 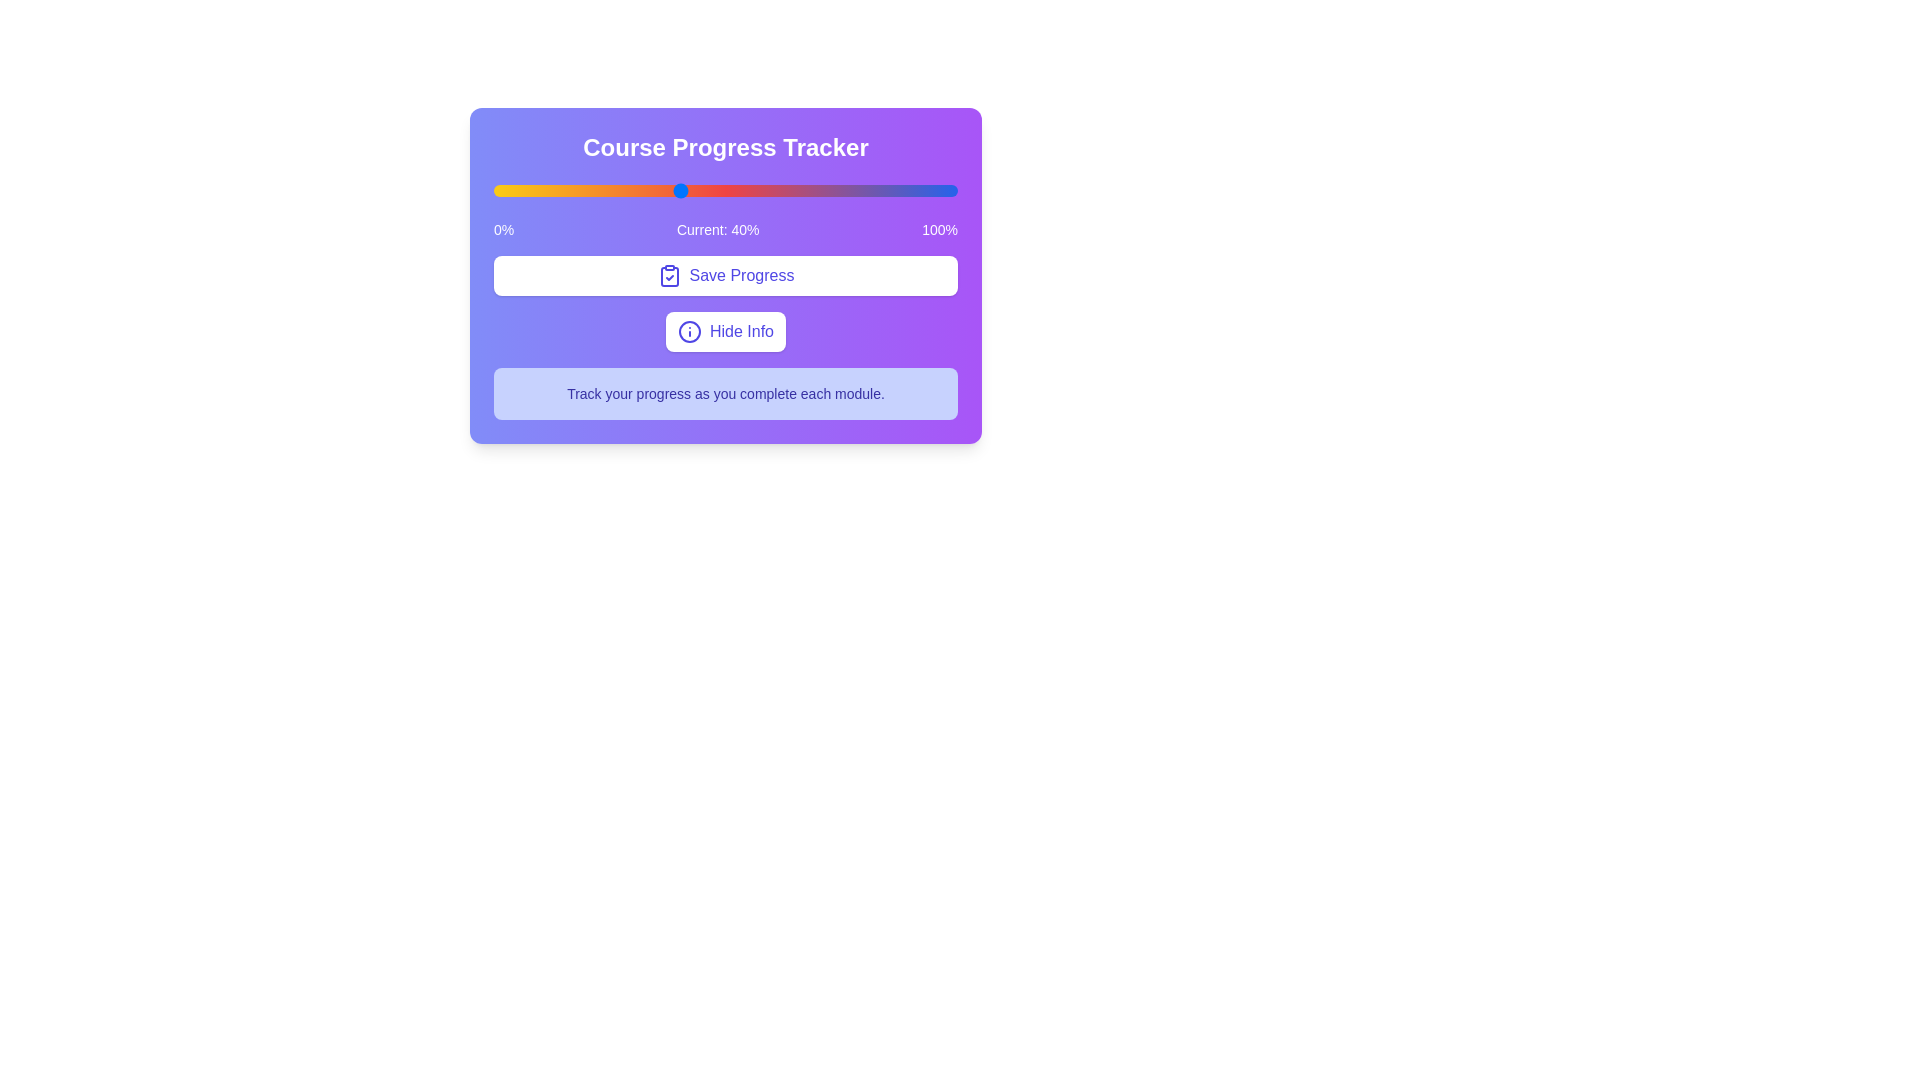 What do you see at coordinates (724, 393) in the screenshot?
I see `text label that provides additional context or instruction about tracking progress through the modules, located at the center bottom of the card-like UI component` at bounding box center [724, 393].